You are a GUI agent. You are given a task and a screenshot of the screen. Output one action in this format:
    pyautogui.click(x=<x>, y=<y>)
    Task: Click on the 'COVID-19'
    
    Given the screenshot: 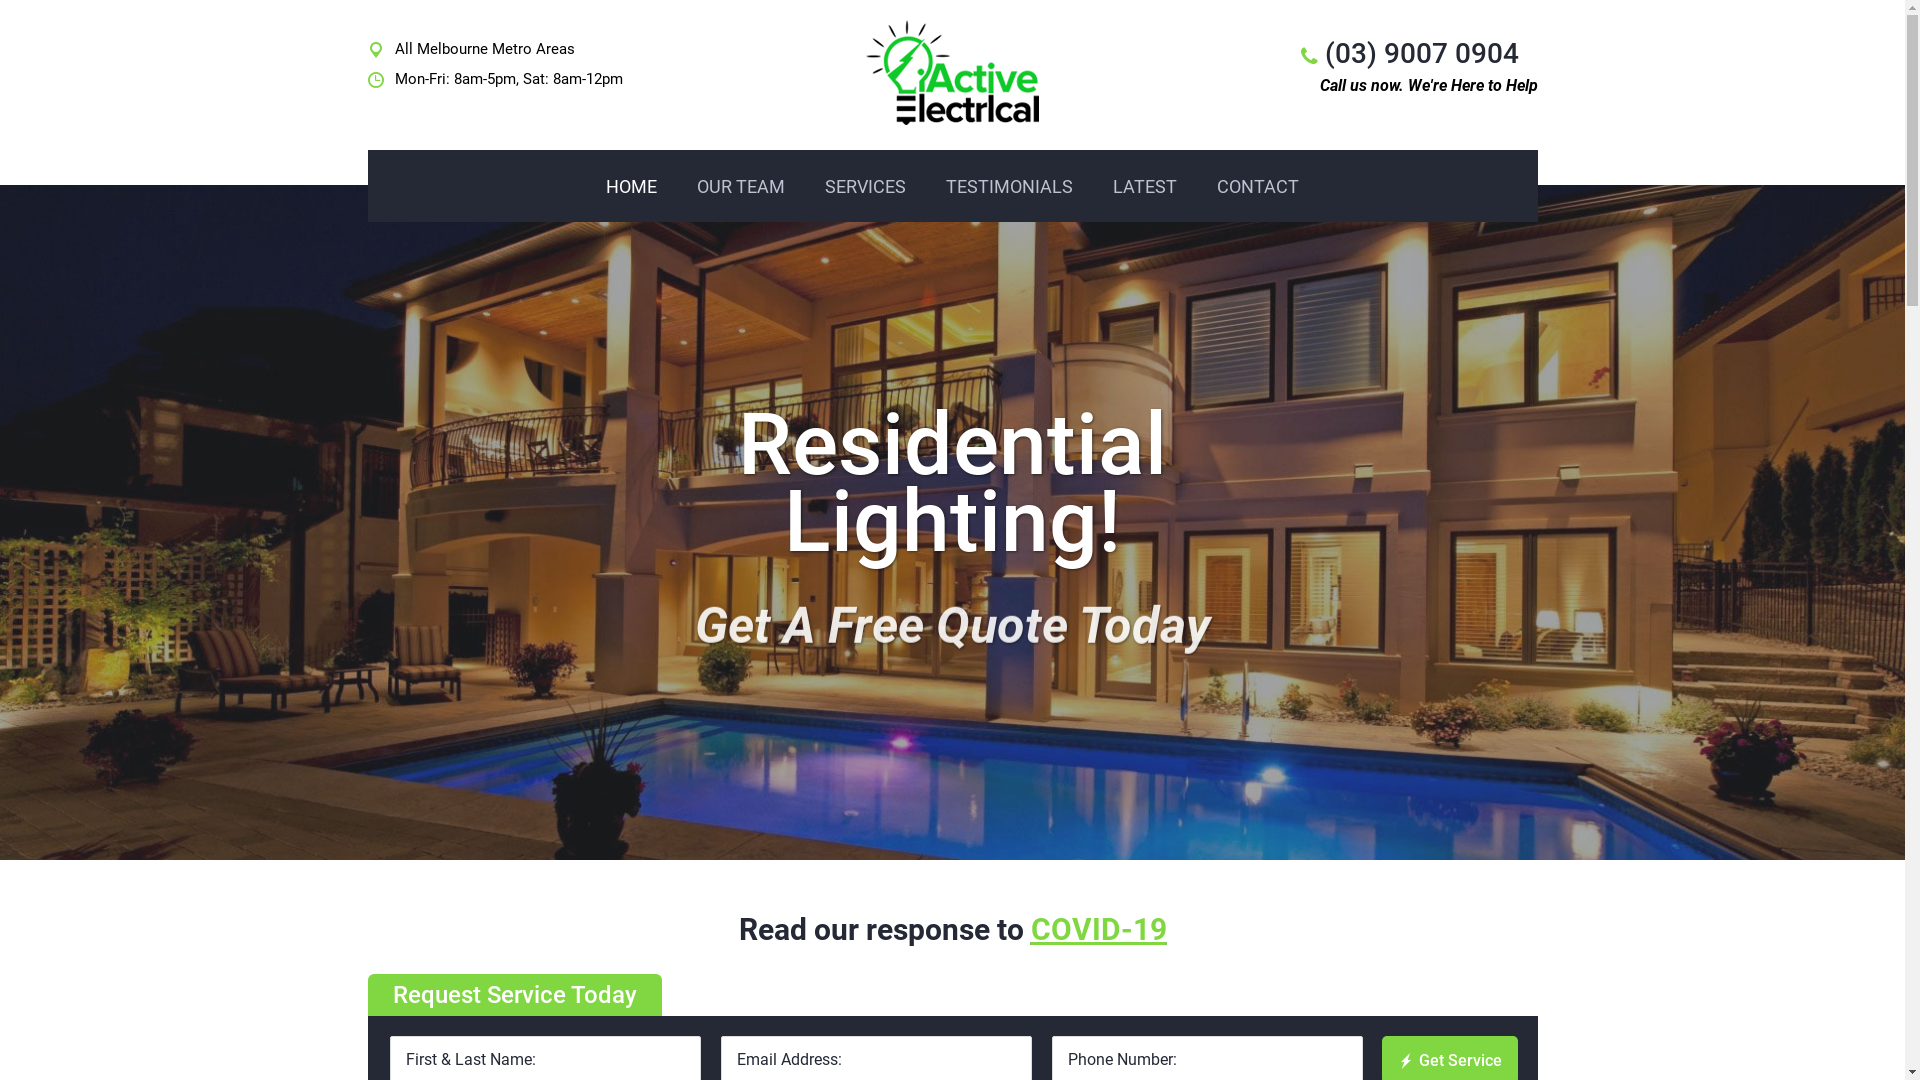 What is the action you would take?
    pyautogui.click(x=1097, y=929)
    